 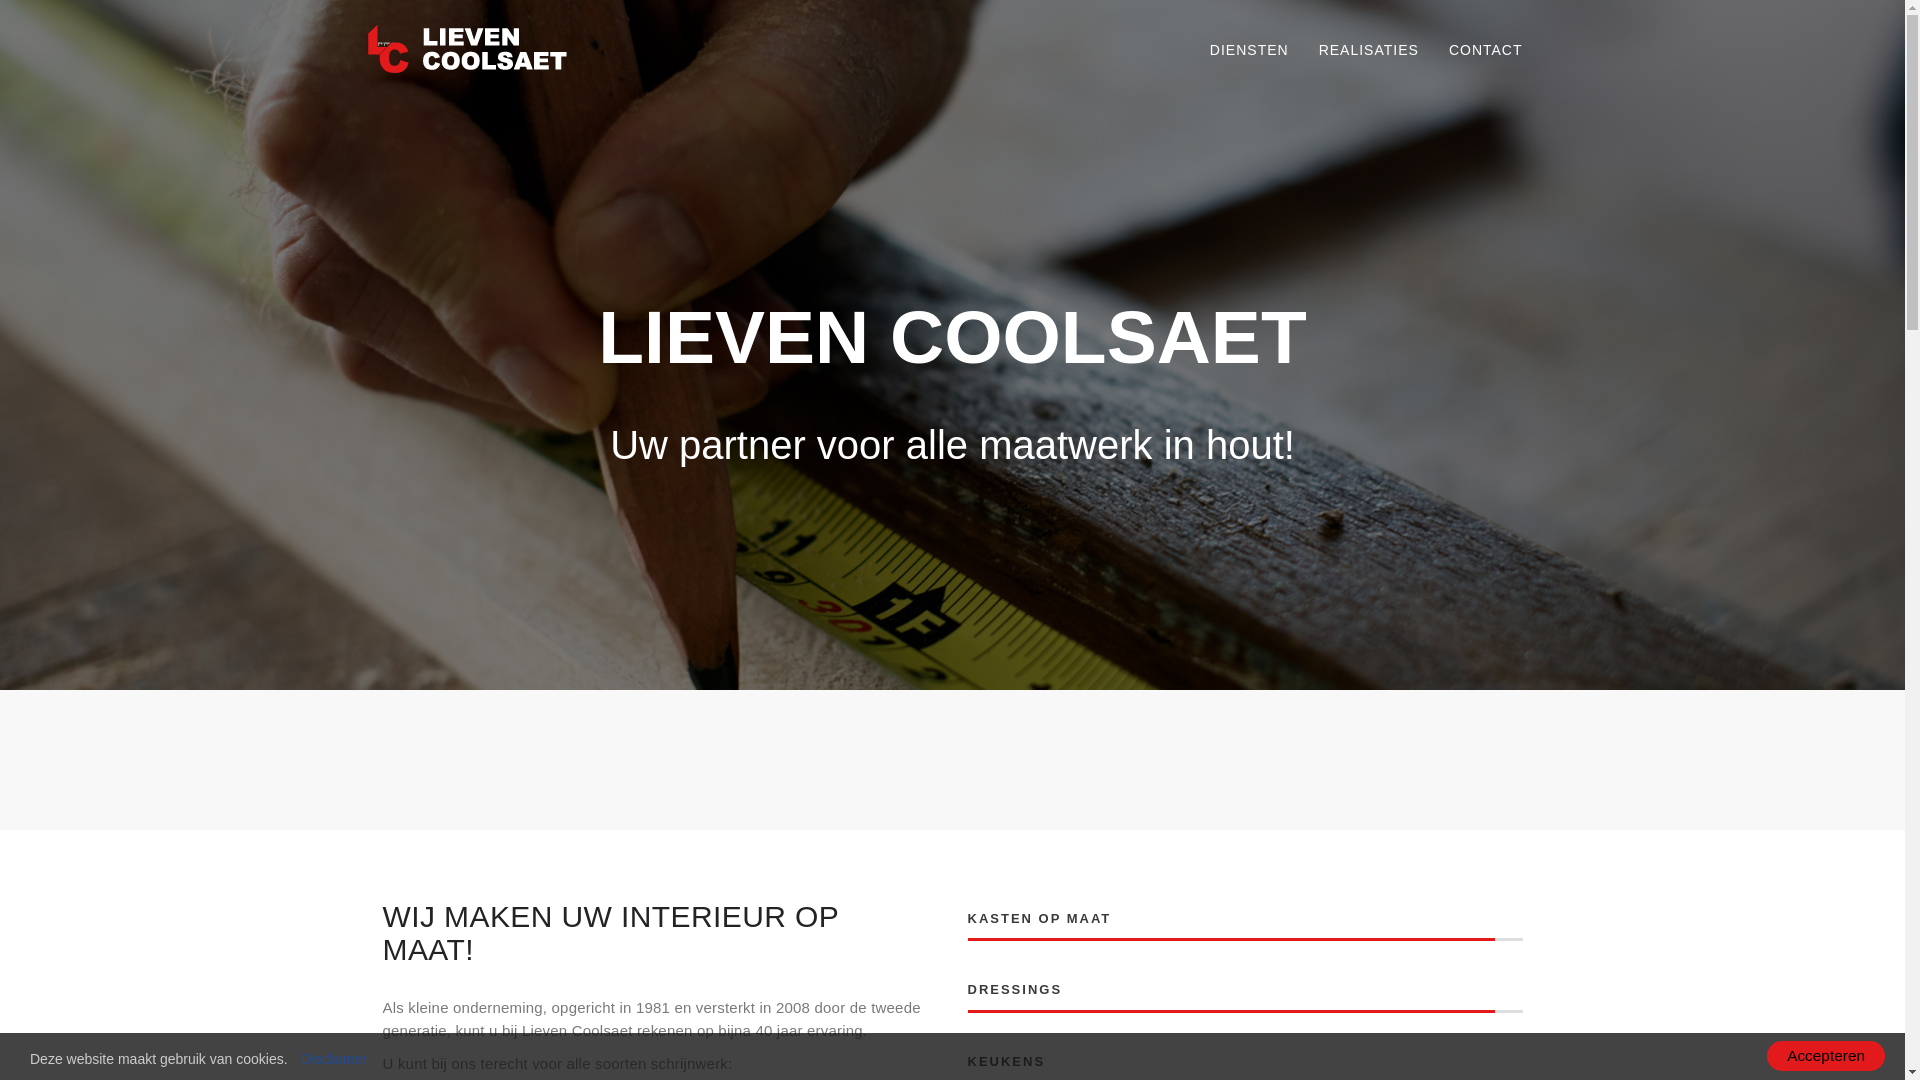 I want to click on 'CONTACT', so click(x=1486, y=49).